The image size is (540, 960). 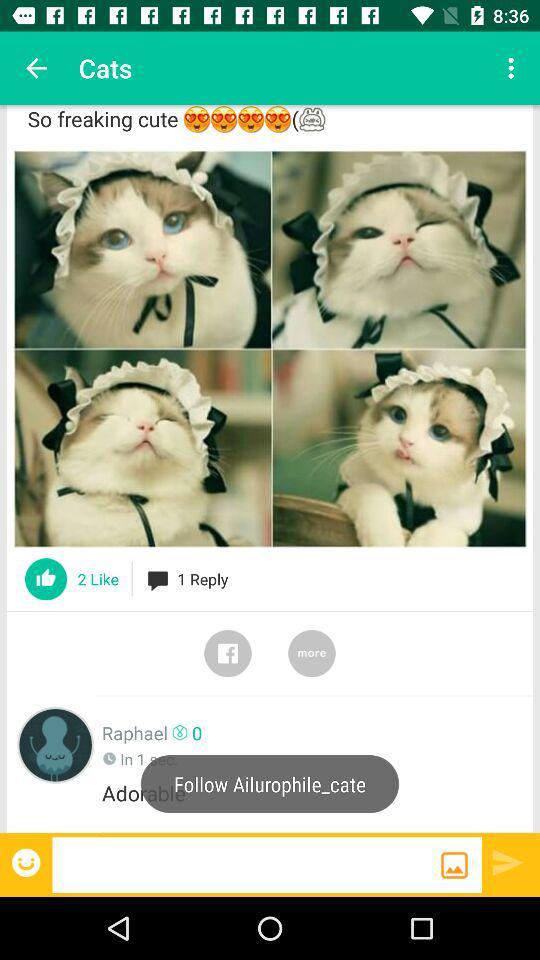 What do you see at coordinates (27, 861) in the screenshot?
I see `the emoji icon` at bounding box center [27, 861].